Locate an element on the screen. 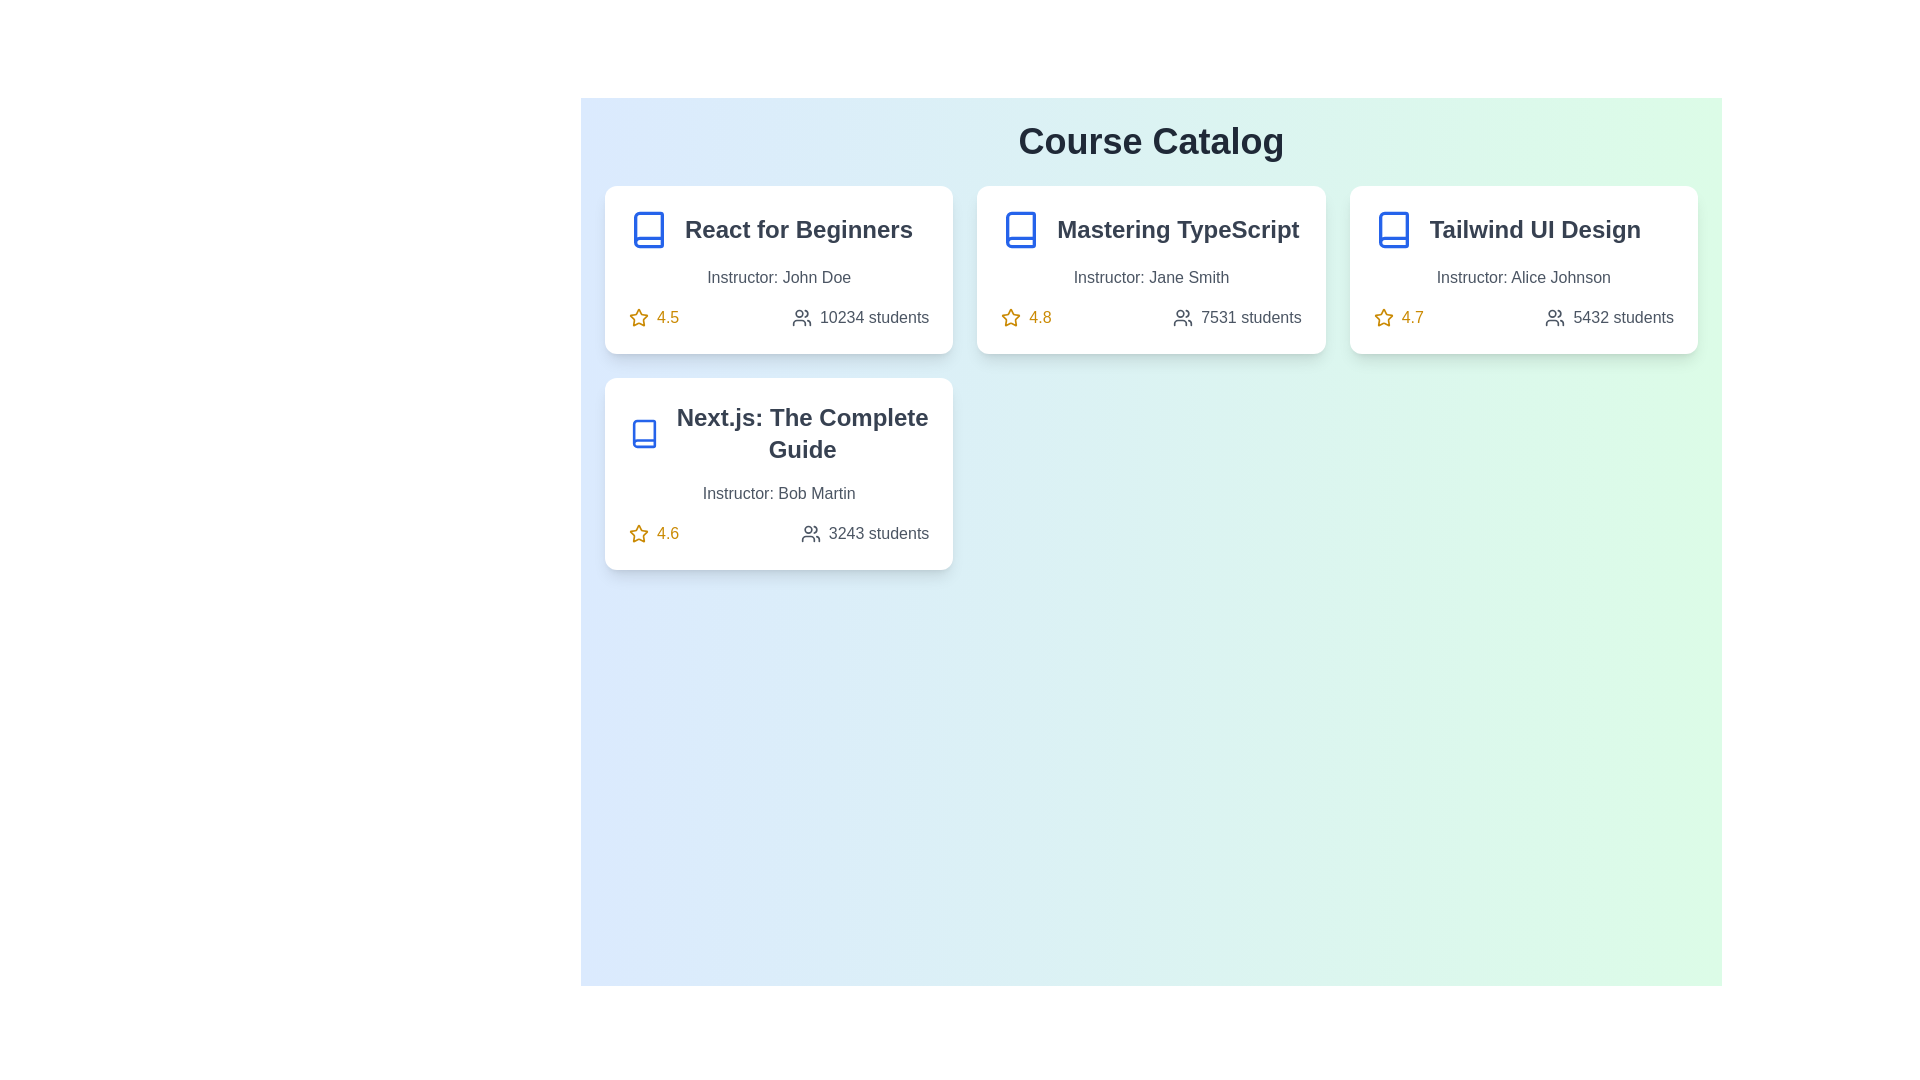  the star icon that symbolizes the rating of the course 'Mastering TypeScript', located to the left of the numeric rating value '4.8' is located at coordinates (1011, 316).